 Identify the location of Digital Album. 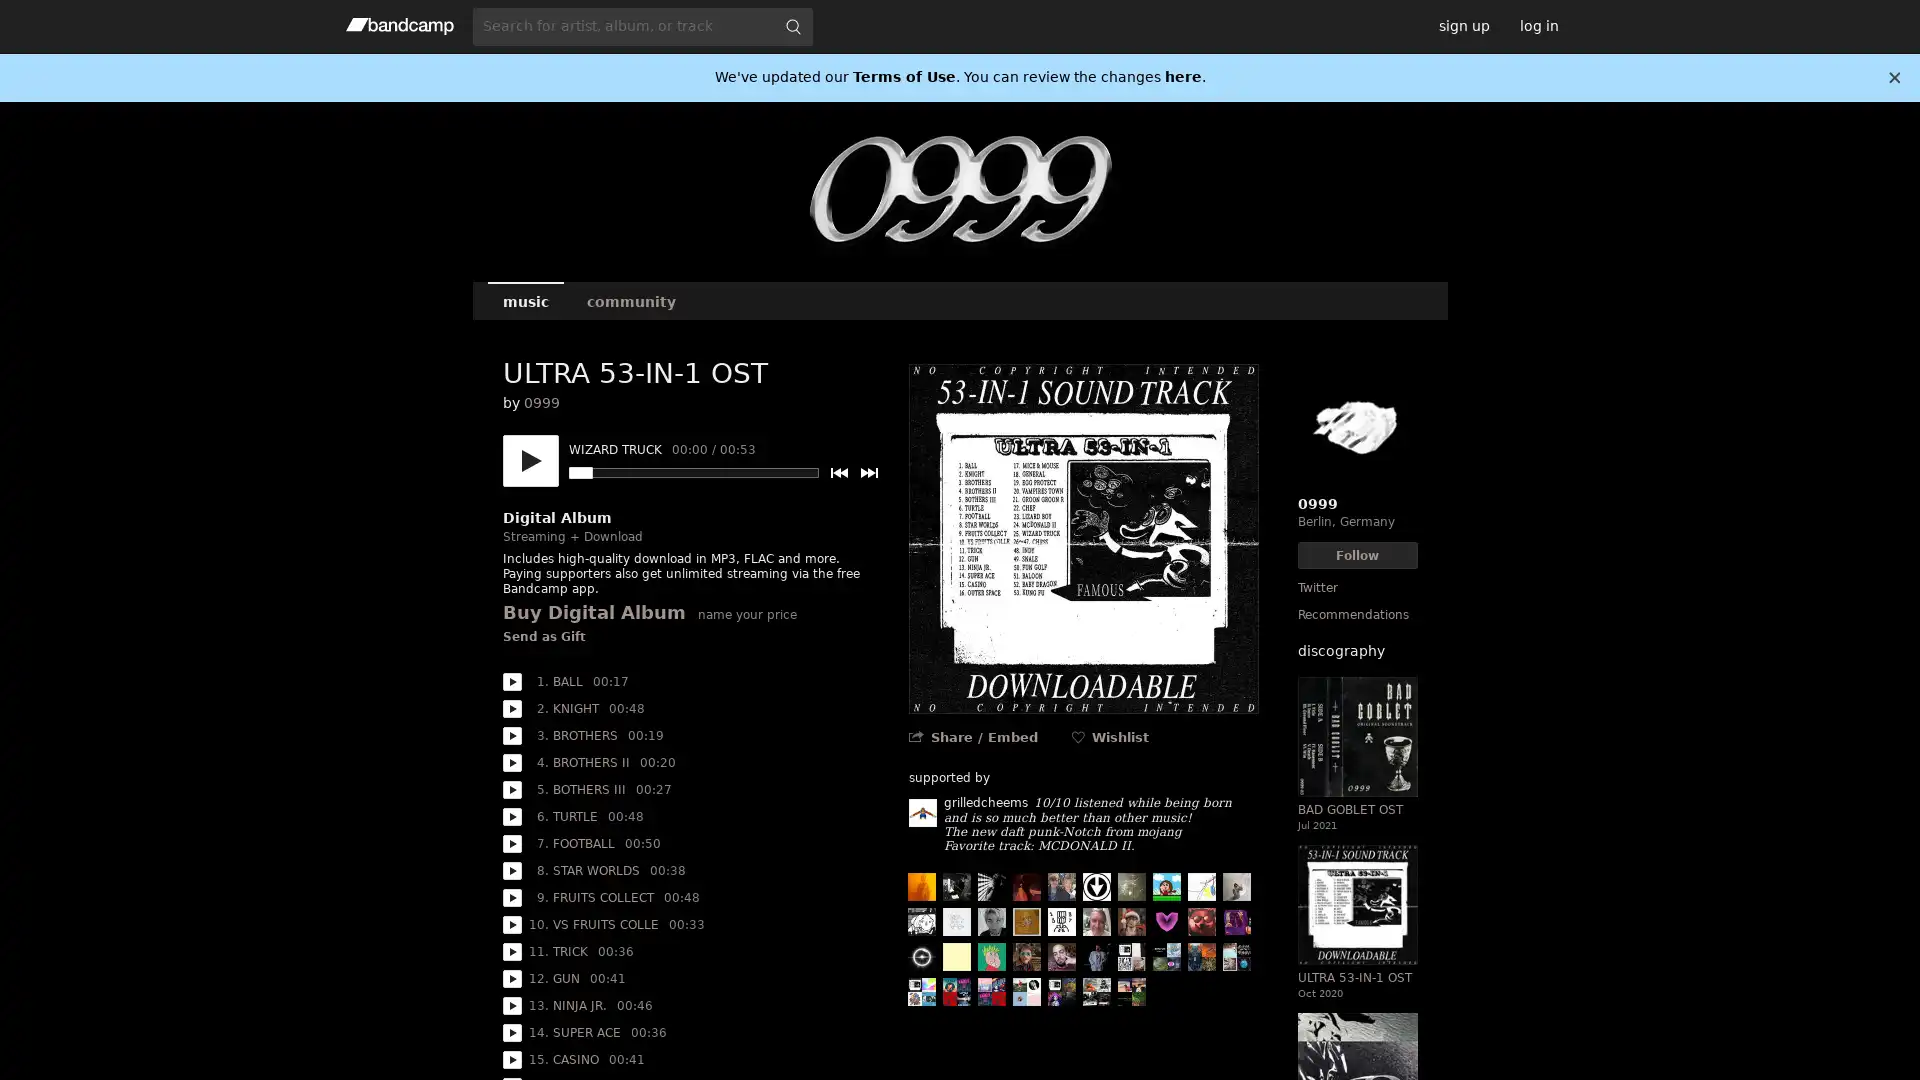
(556, 516).